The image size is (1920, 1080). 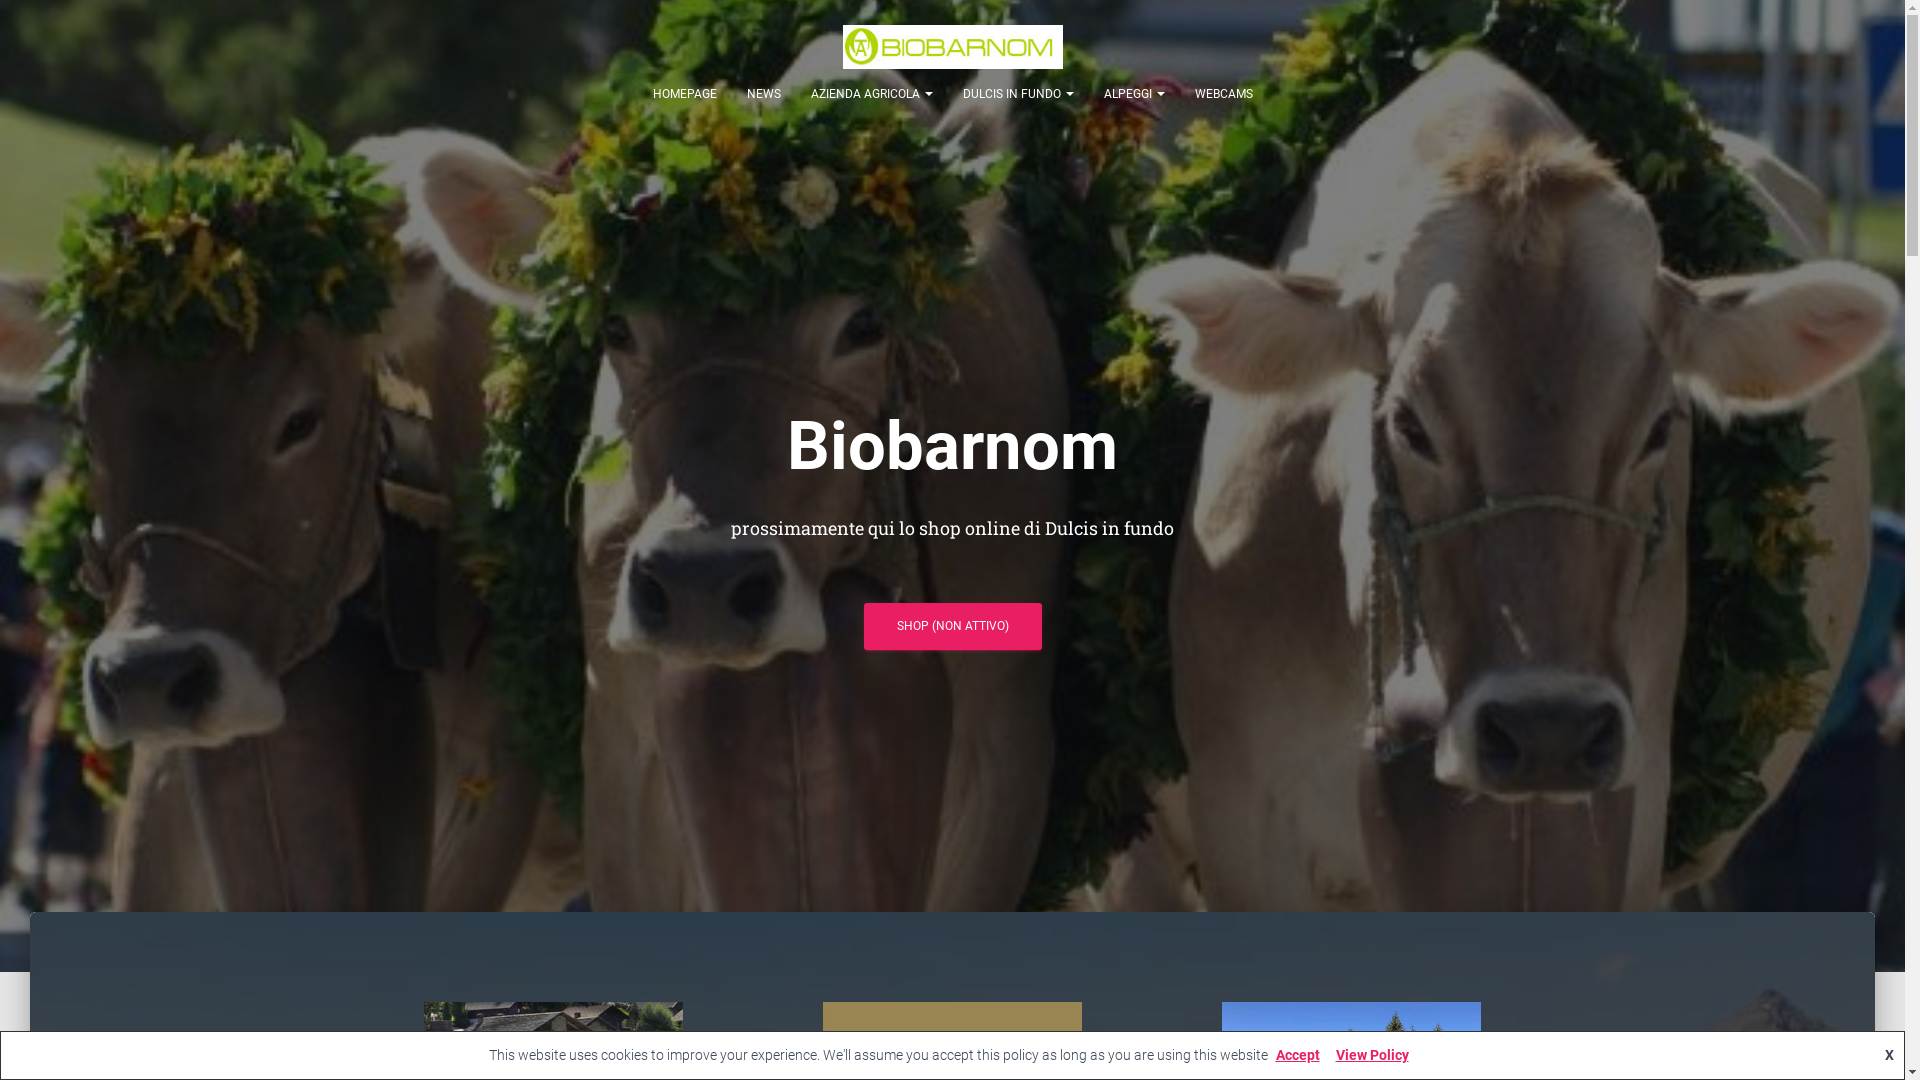 What do you see at coordinates (952, 625) in the screenshot?
I see `'SHOP (NON ATTIVO)'` at bounding box center [952, 625].